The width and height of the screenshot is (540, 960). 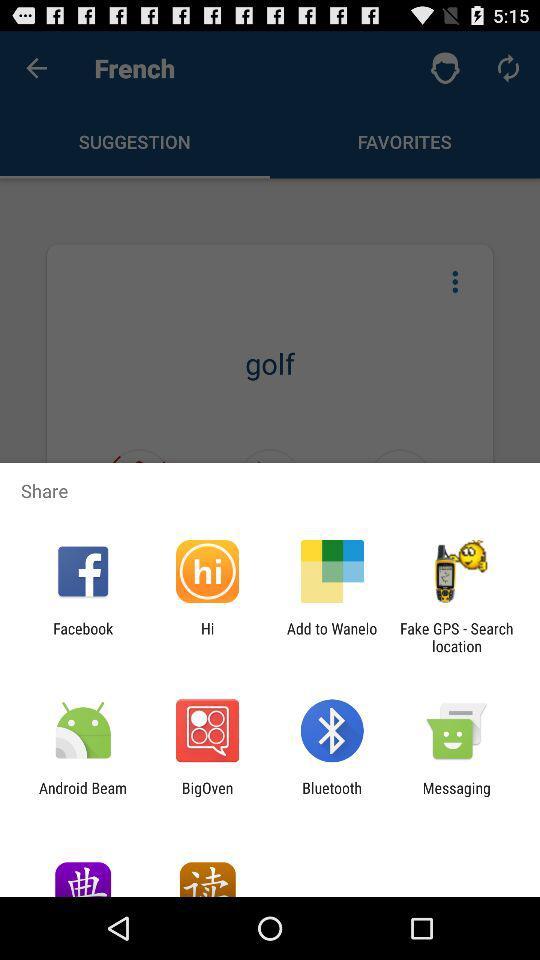 What do you see at coordinates (82, 796) in the screenshot?
I see `item to the left of bigoven` at bounding box center [82, 796].